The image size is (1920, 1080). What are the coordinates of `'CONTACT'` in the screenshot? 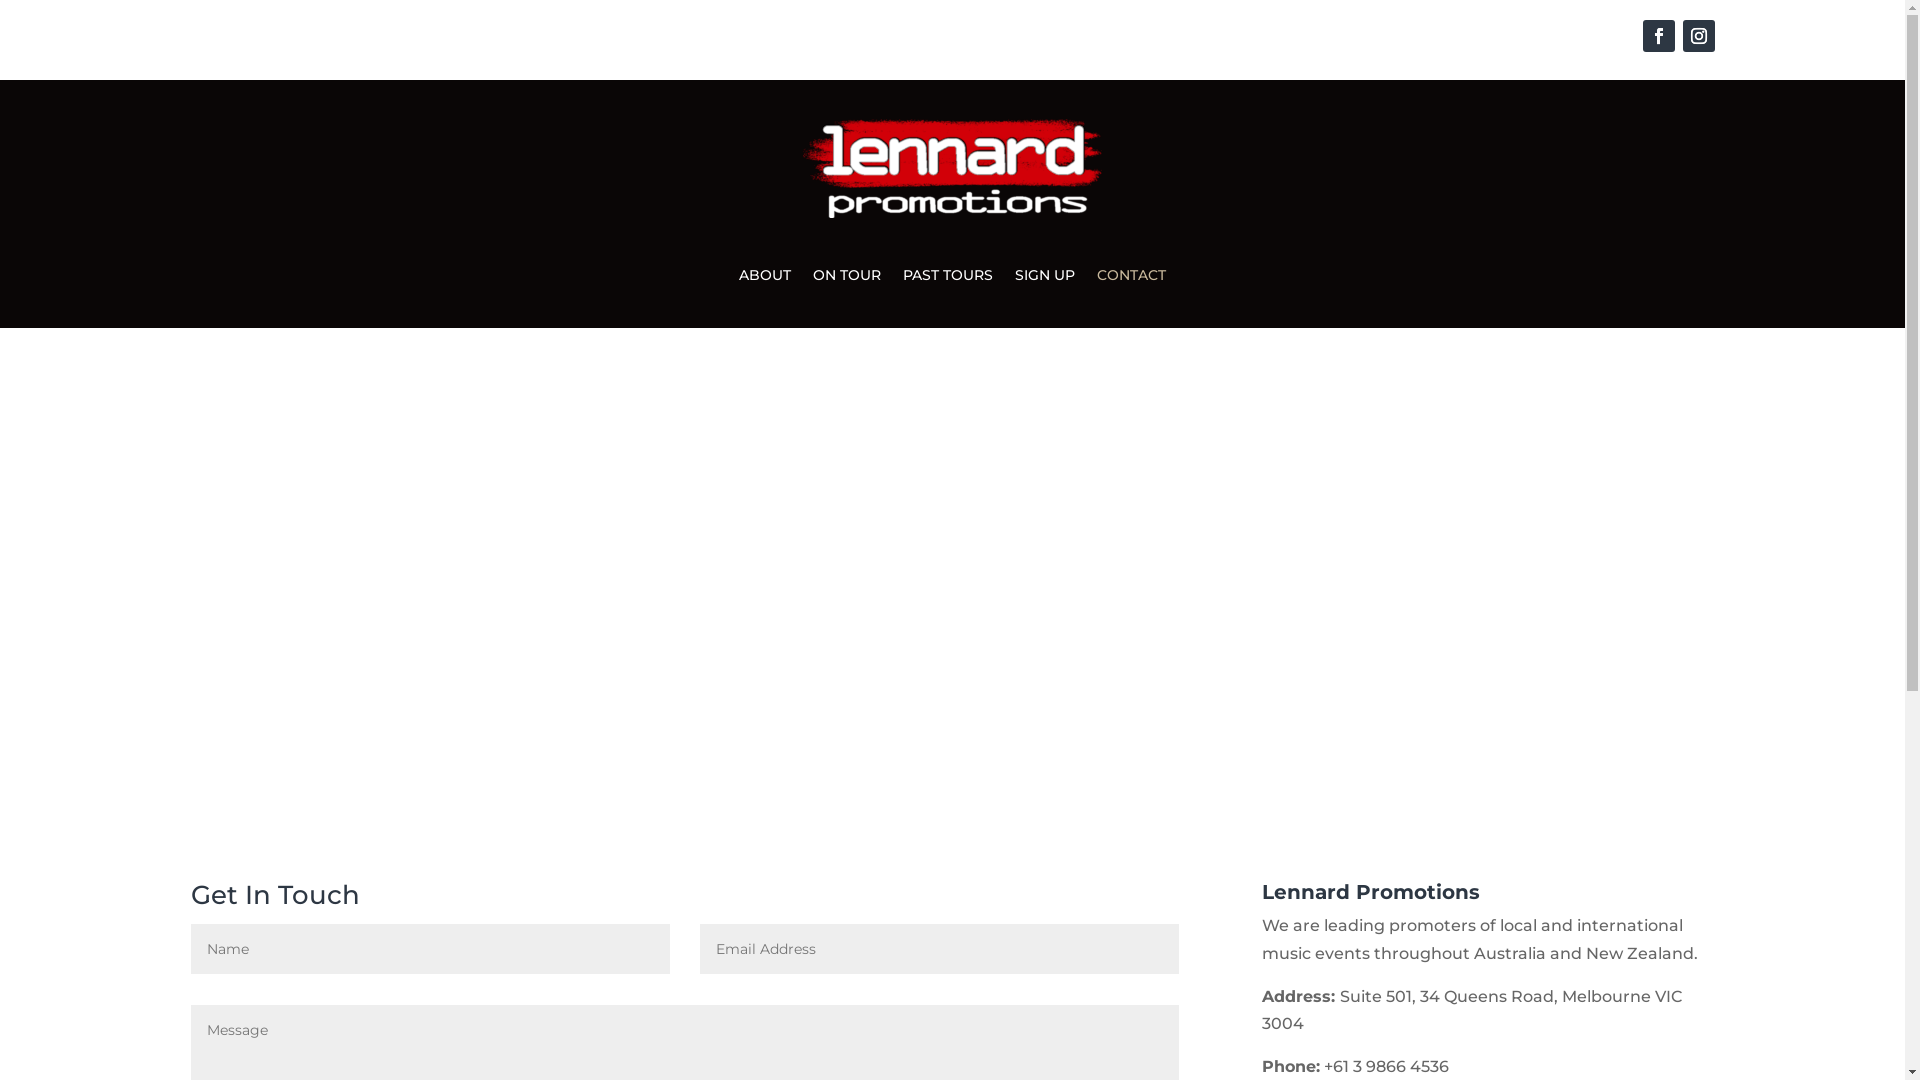 It's located at (1096, 278).